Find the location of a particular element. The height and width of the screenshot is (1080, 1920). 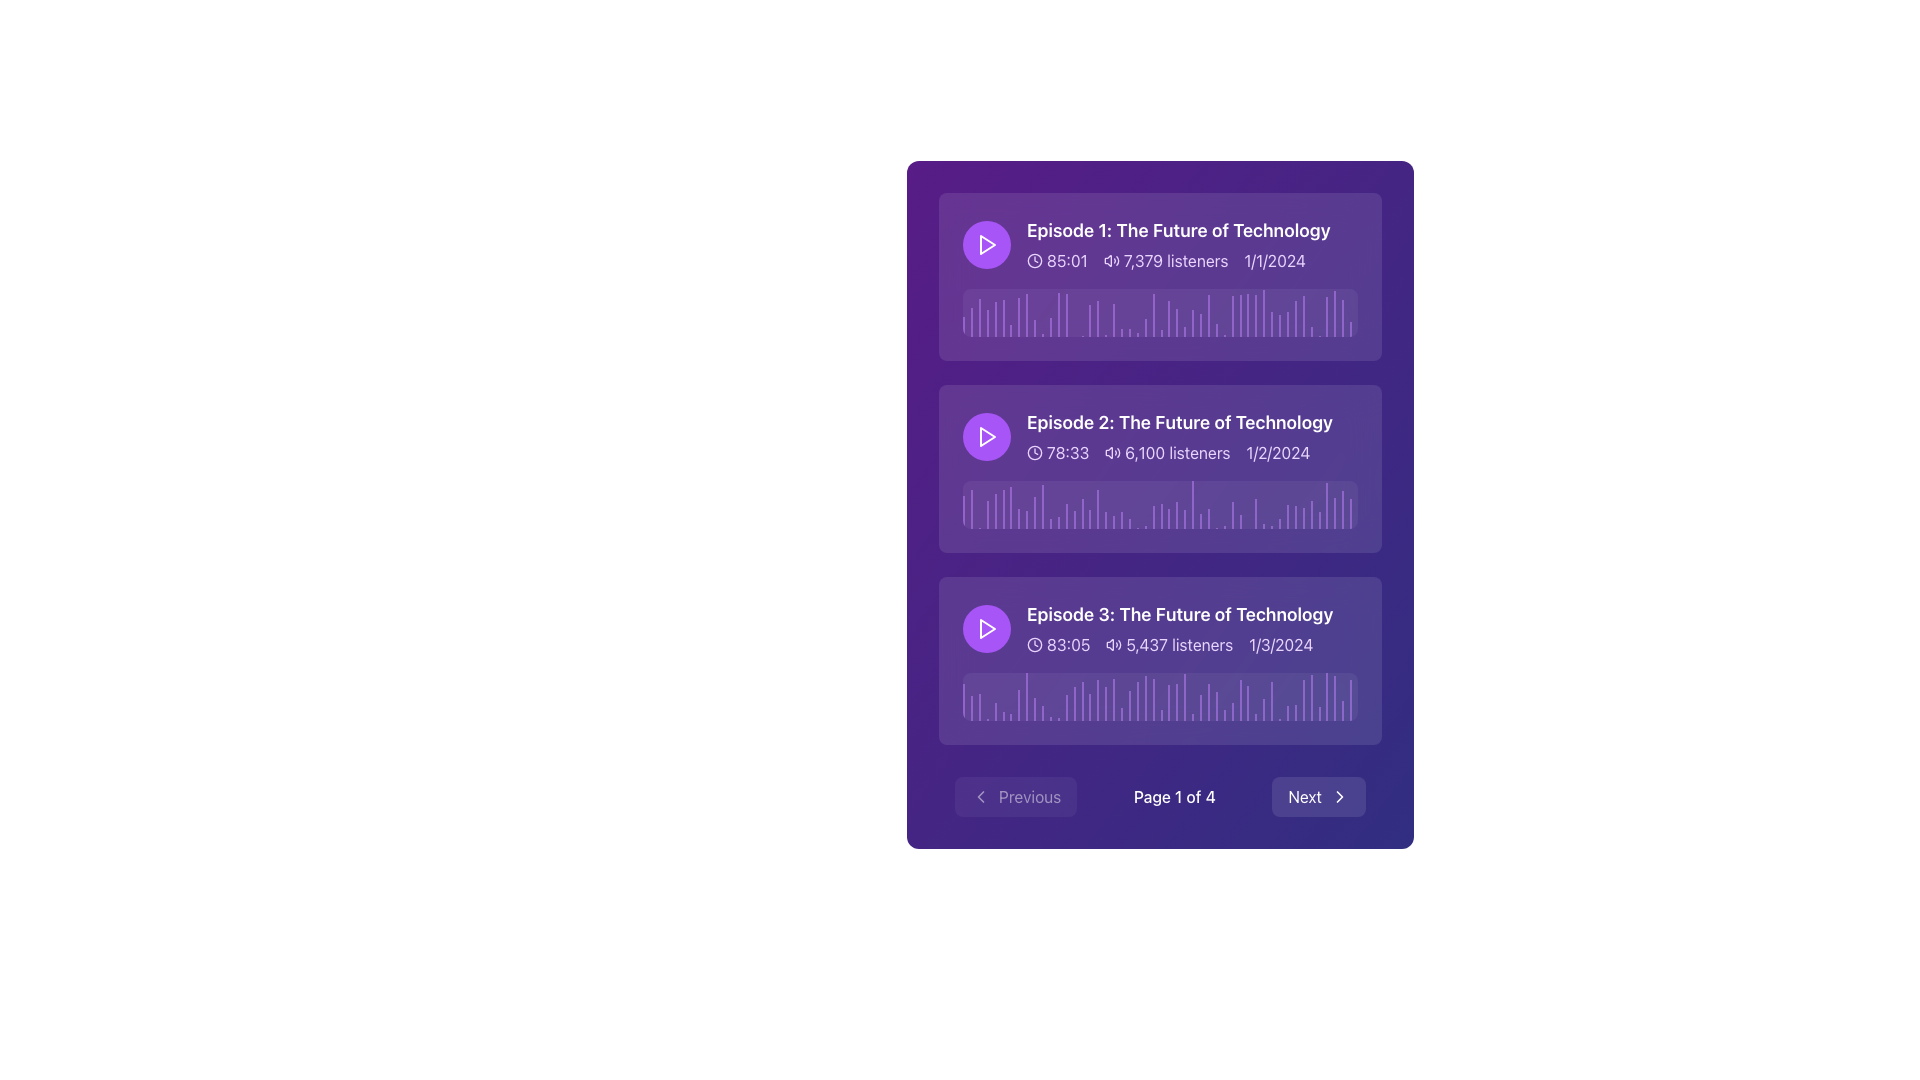

the audio-related icon located to the left of the text '6,100 listeners' in the second item of the vertical episode list is located at coordinates (1112, 452).